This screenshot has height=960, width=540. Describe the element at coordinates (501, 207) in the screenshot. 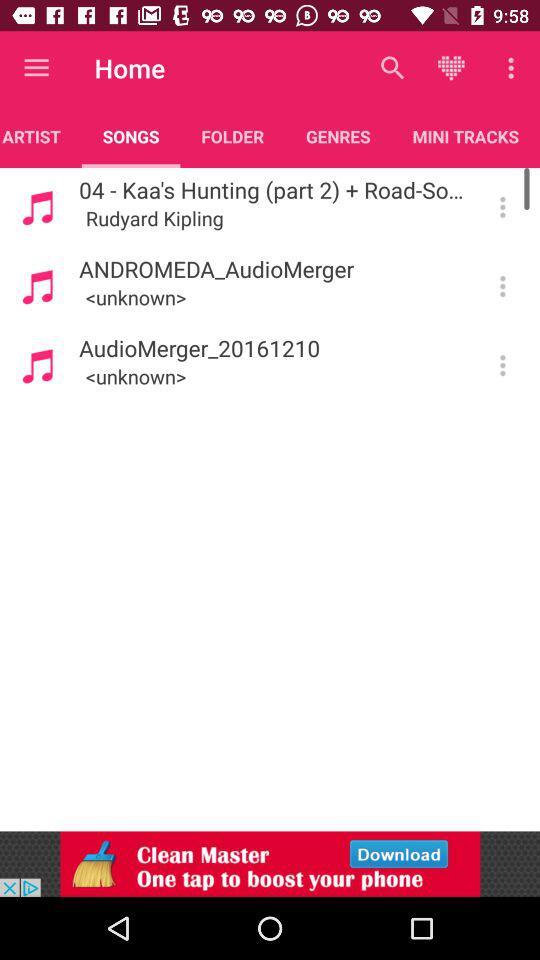

I see `more information` at that location.